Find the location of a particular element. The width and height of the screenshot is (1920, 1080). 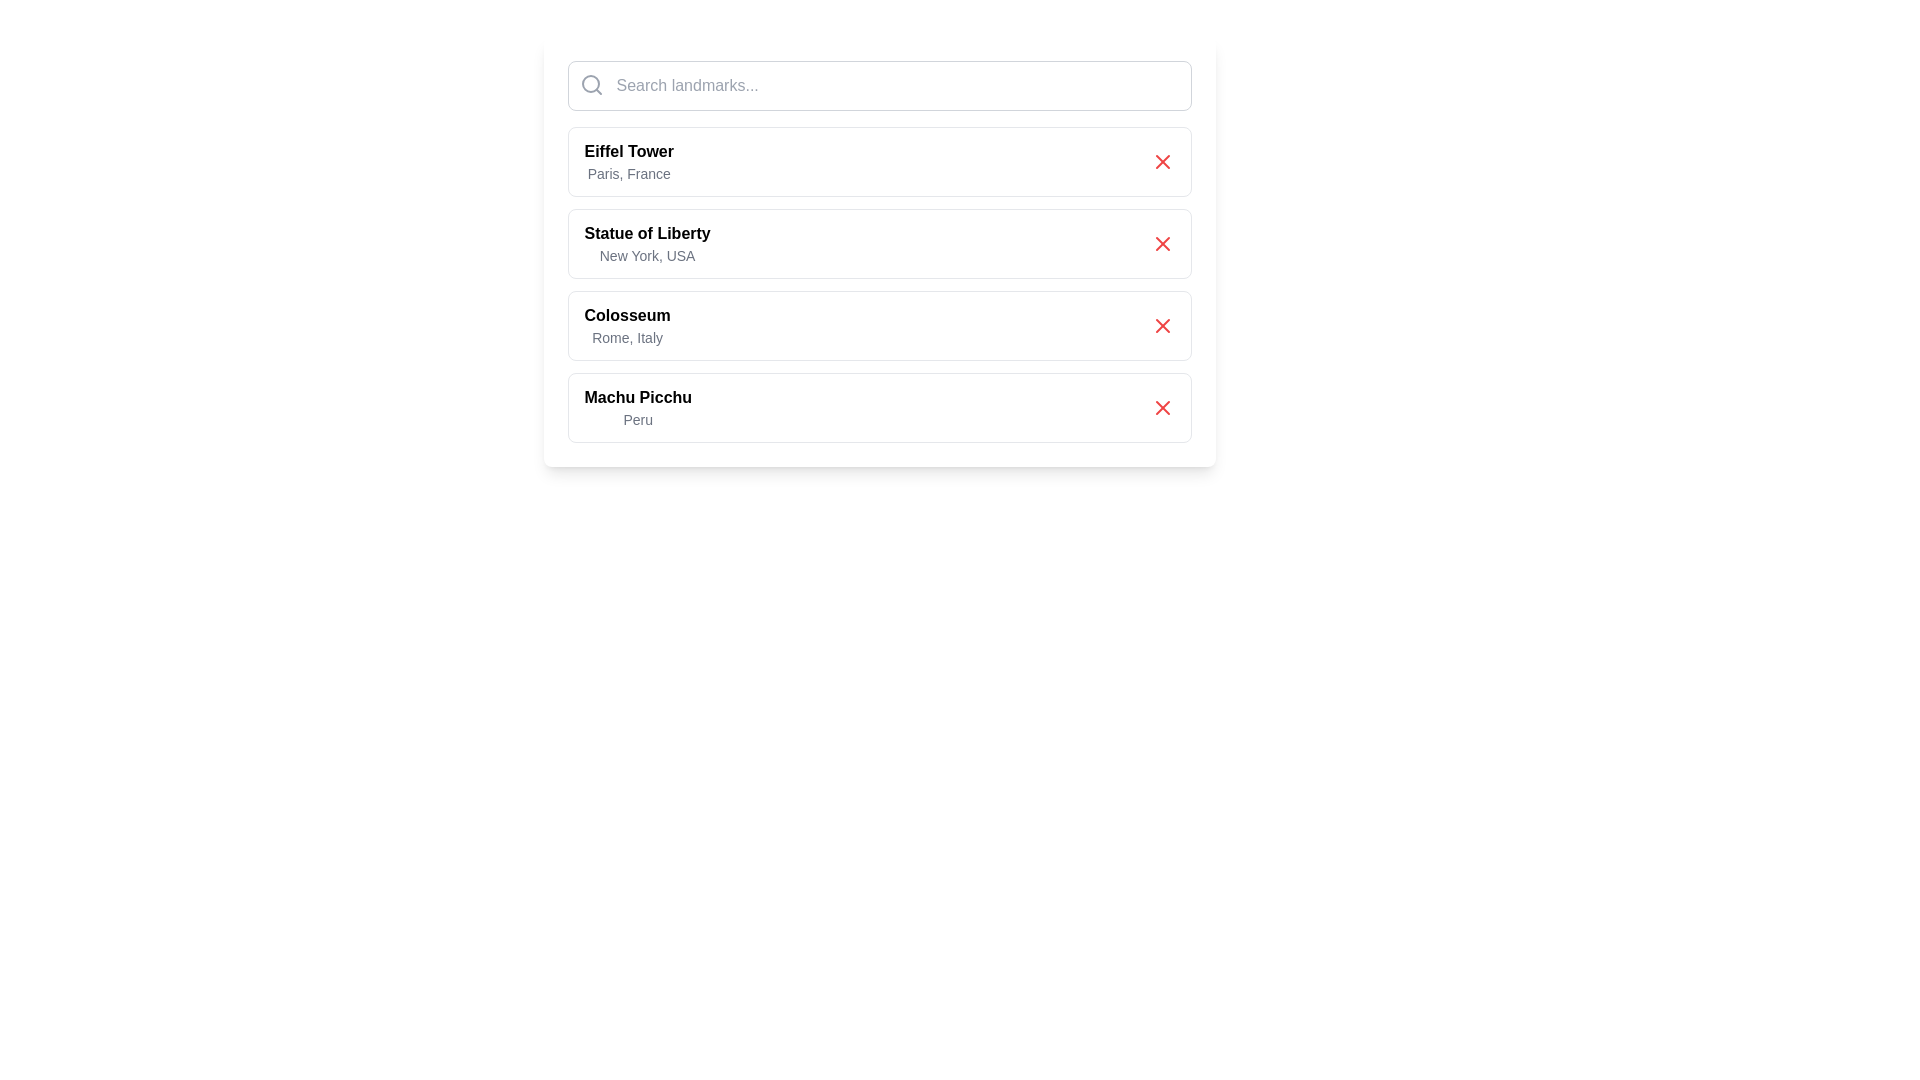

the list item displaying 'Machu Picchu' in bold font is located at coordinates (637, 407).